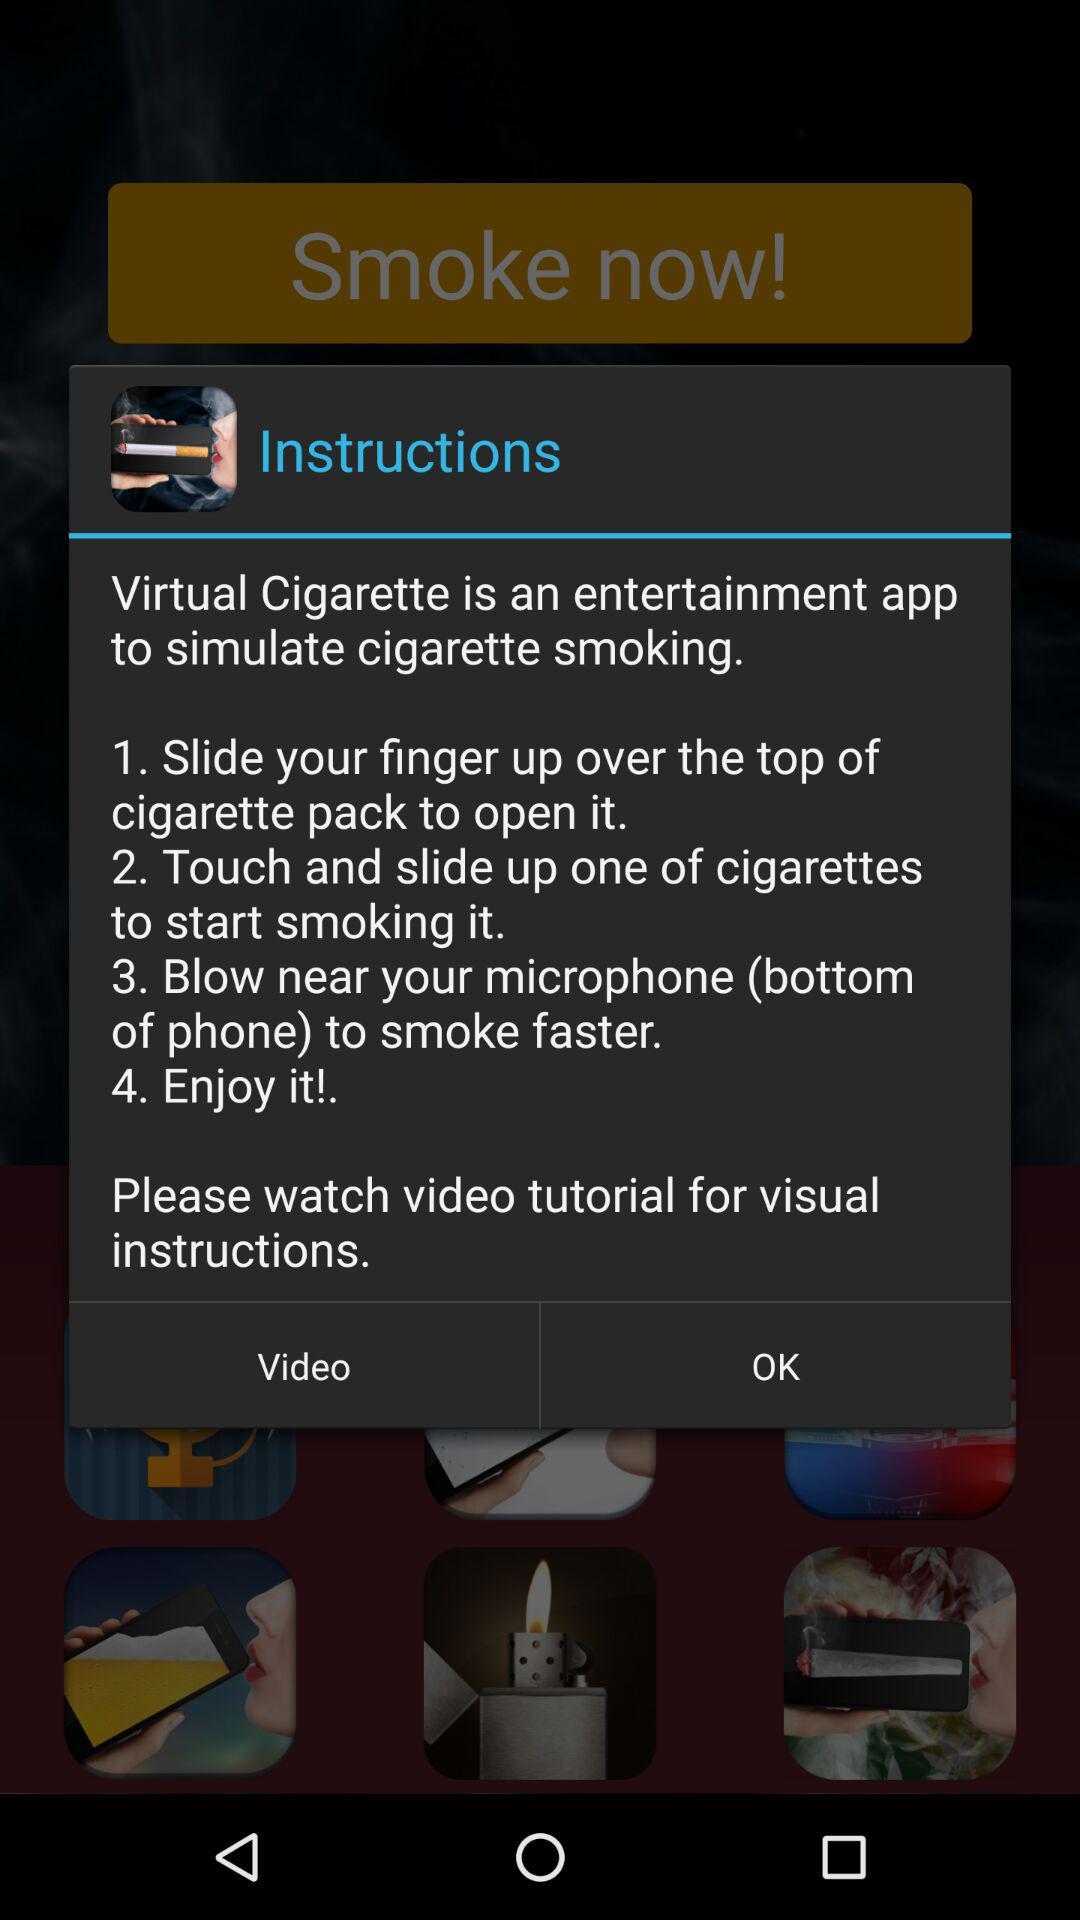 The height and width of the screenshot is (1920, 1080). What do you see at coordinates (774, 1364) in the screenshot?
I see `the button next to video icon` at bounding box center [774, 1364].